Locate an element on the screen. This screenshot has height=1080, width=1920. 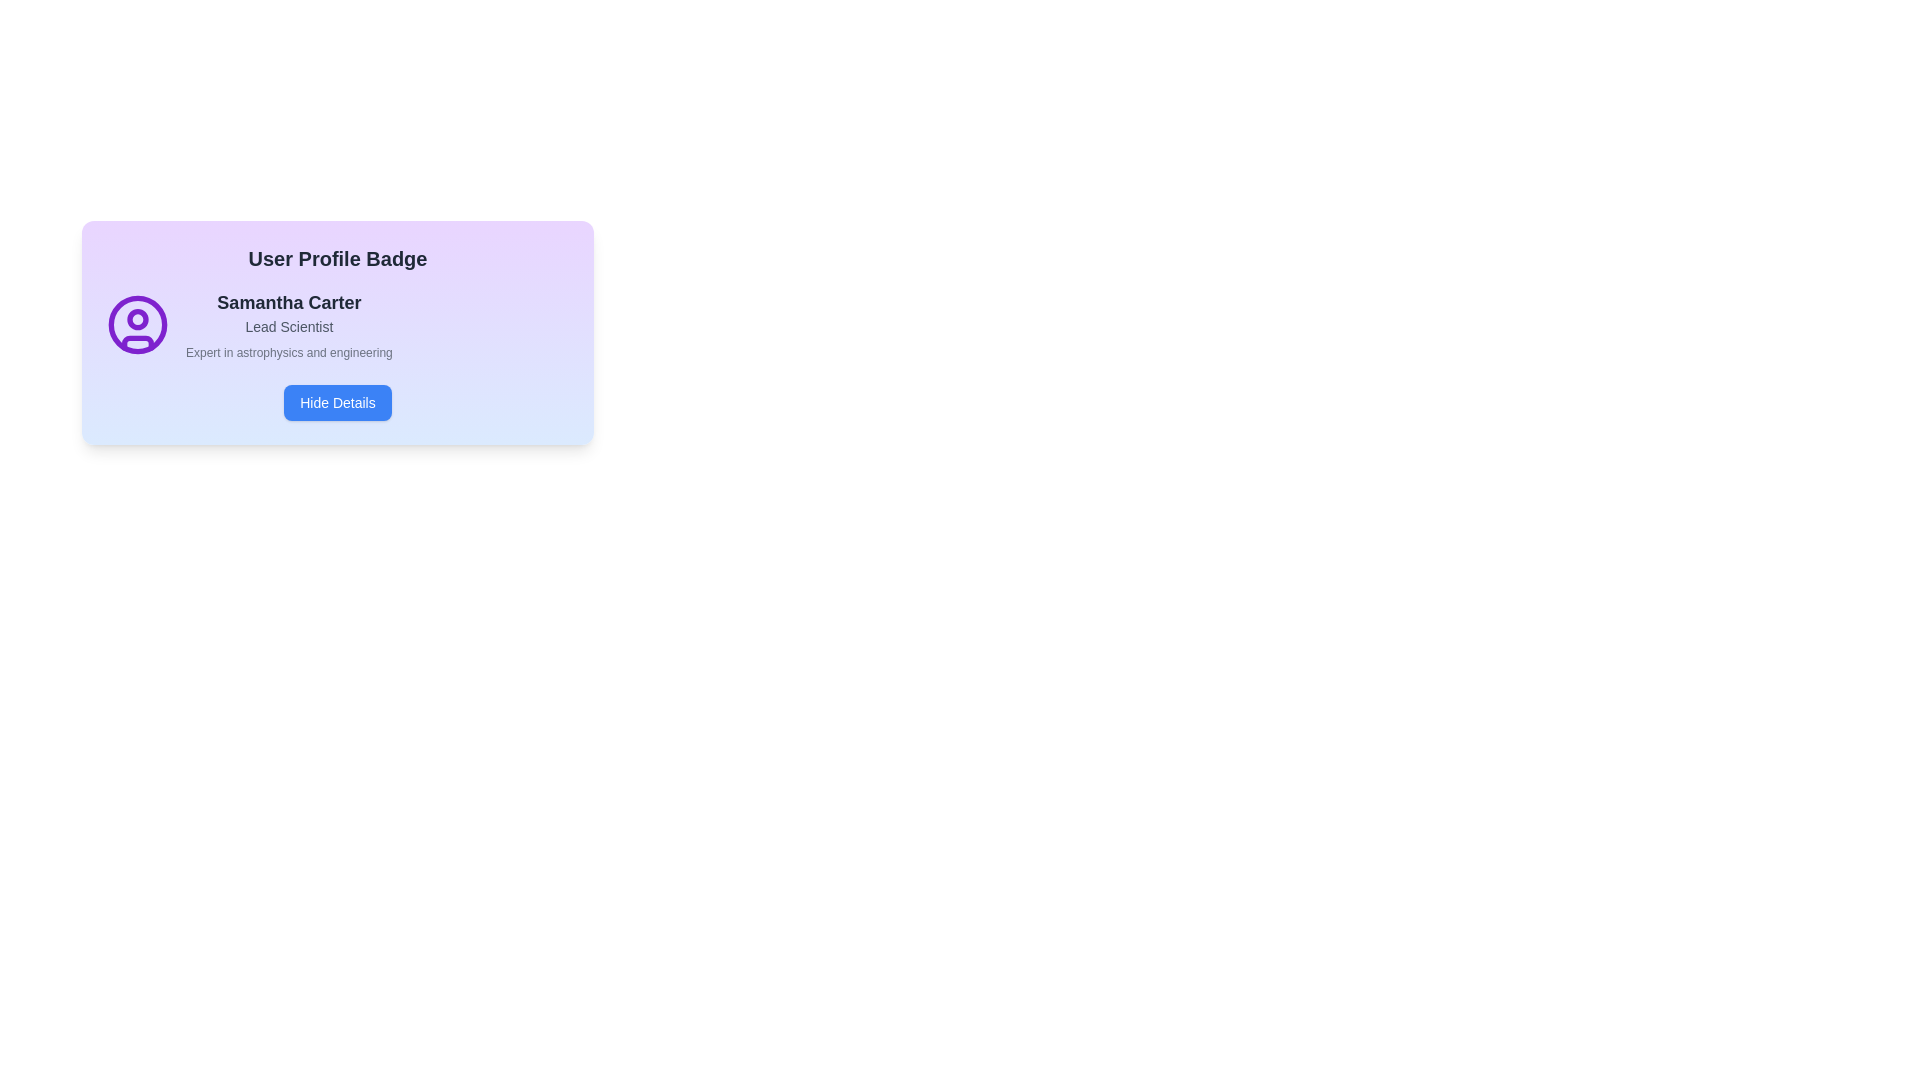
the text label displaying 'Samantha Carter', which serves as the name identifier for the user profile and is positioned at the top-center of the profile information section is located at coordinates (288, 303).